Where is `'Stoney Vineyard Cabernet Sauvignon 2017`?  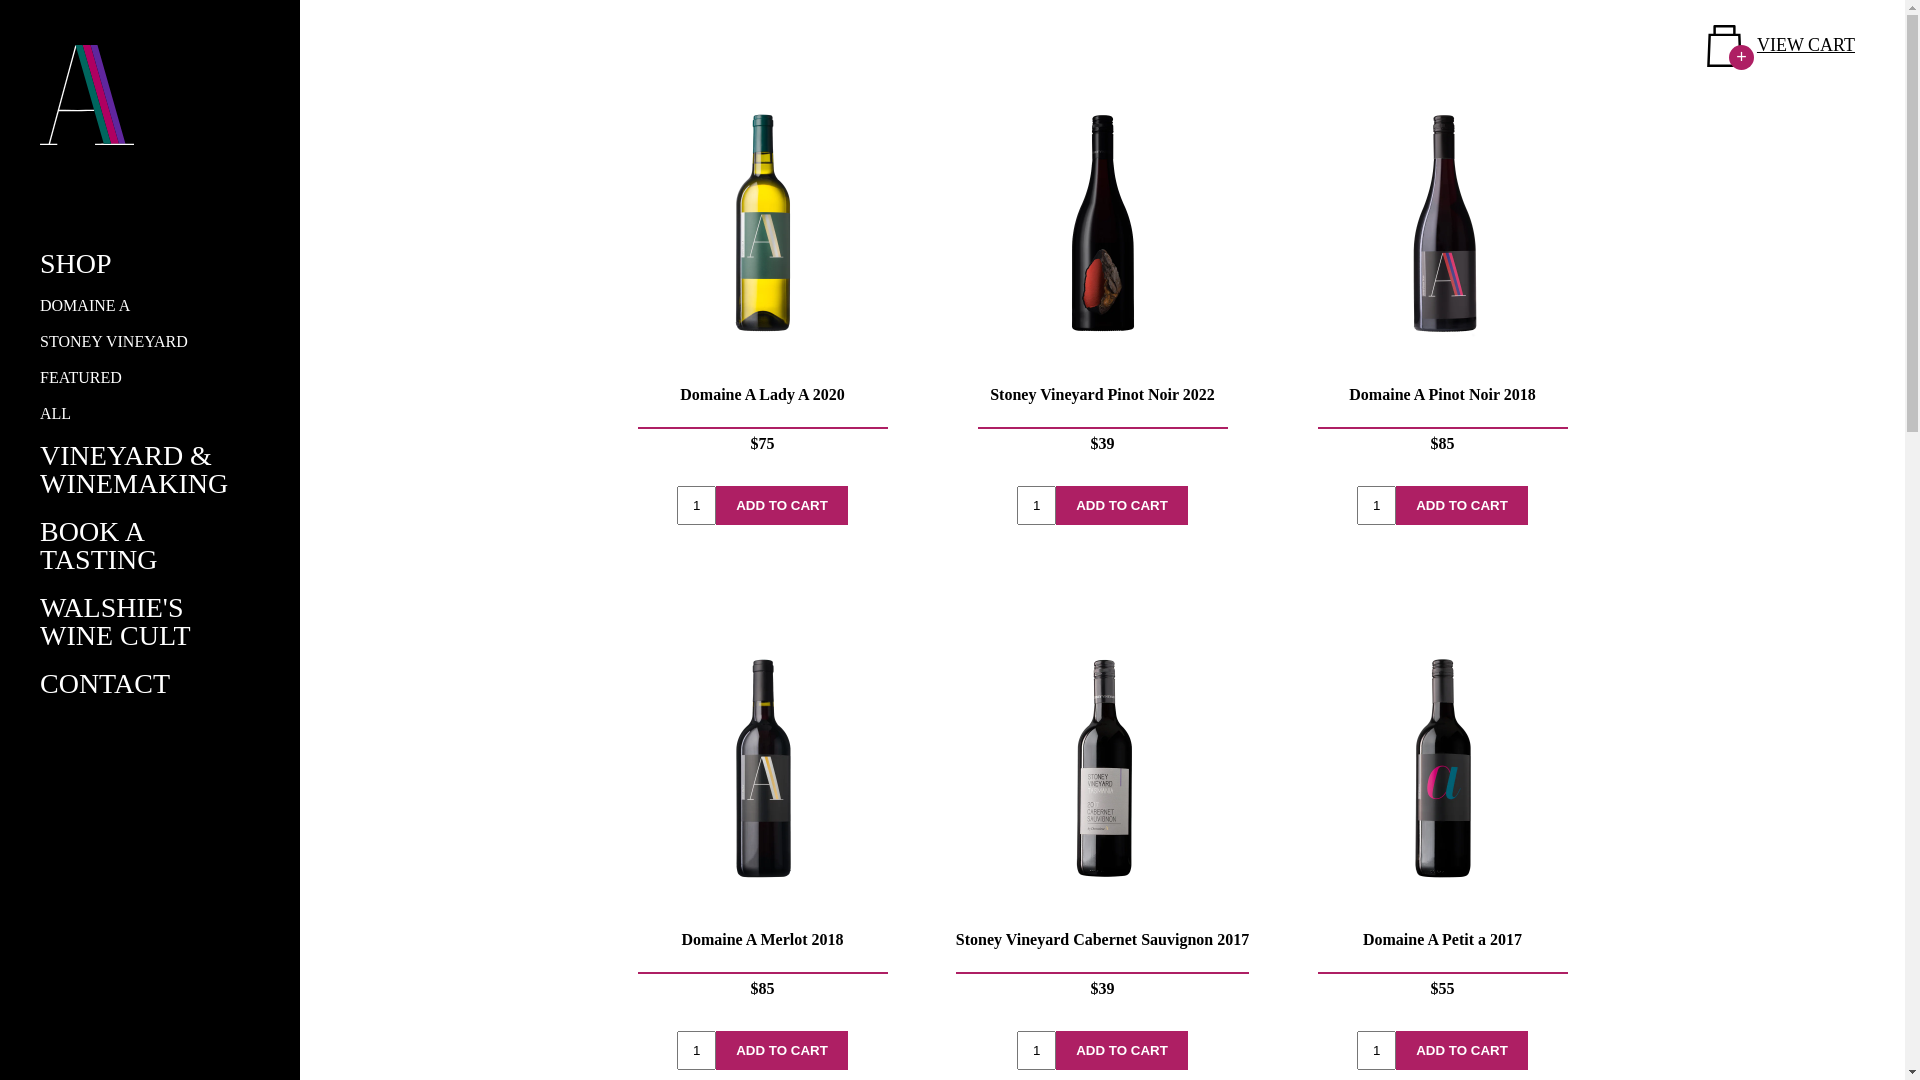
'Stoney Vineyard Cabernet Sauvignon 2017 is located at coordinates (1101, 822).